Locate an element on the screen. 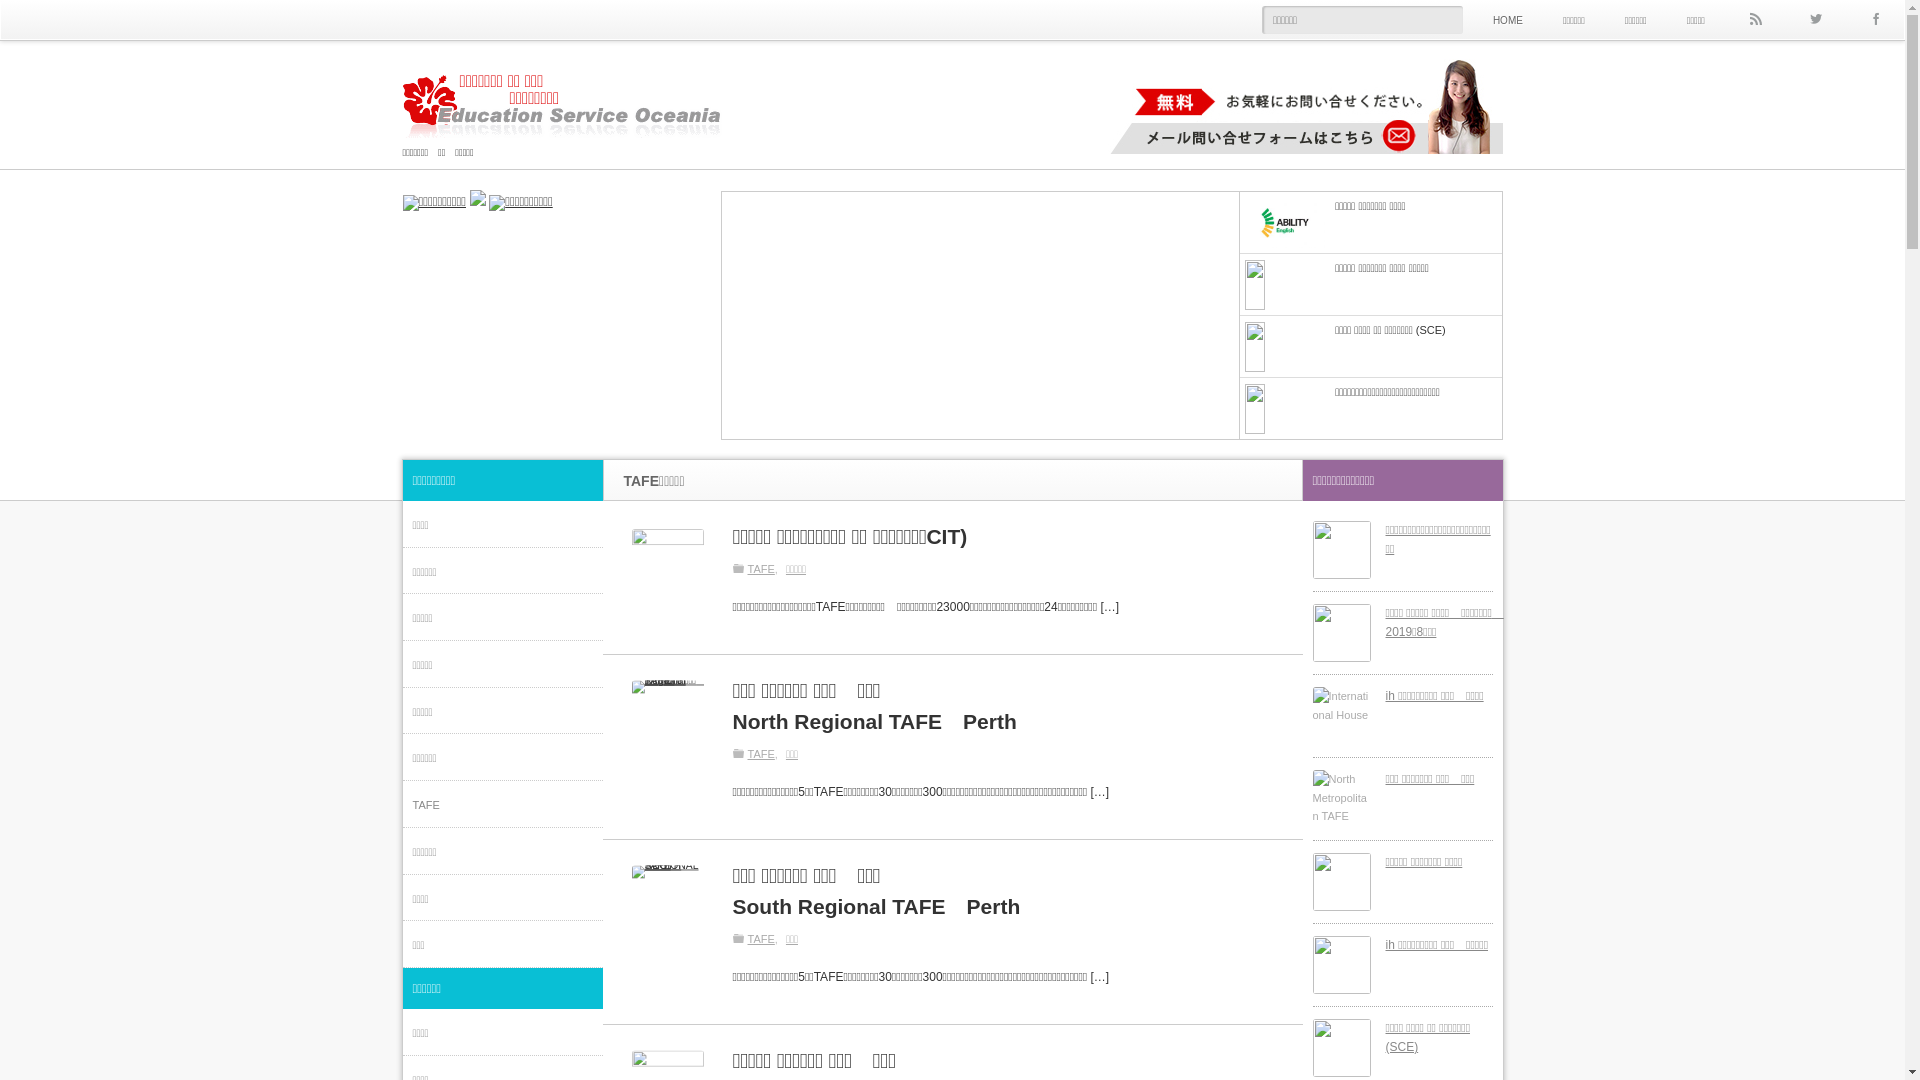  'HOME' is located at coordinates (1507, 19).